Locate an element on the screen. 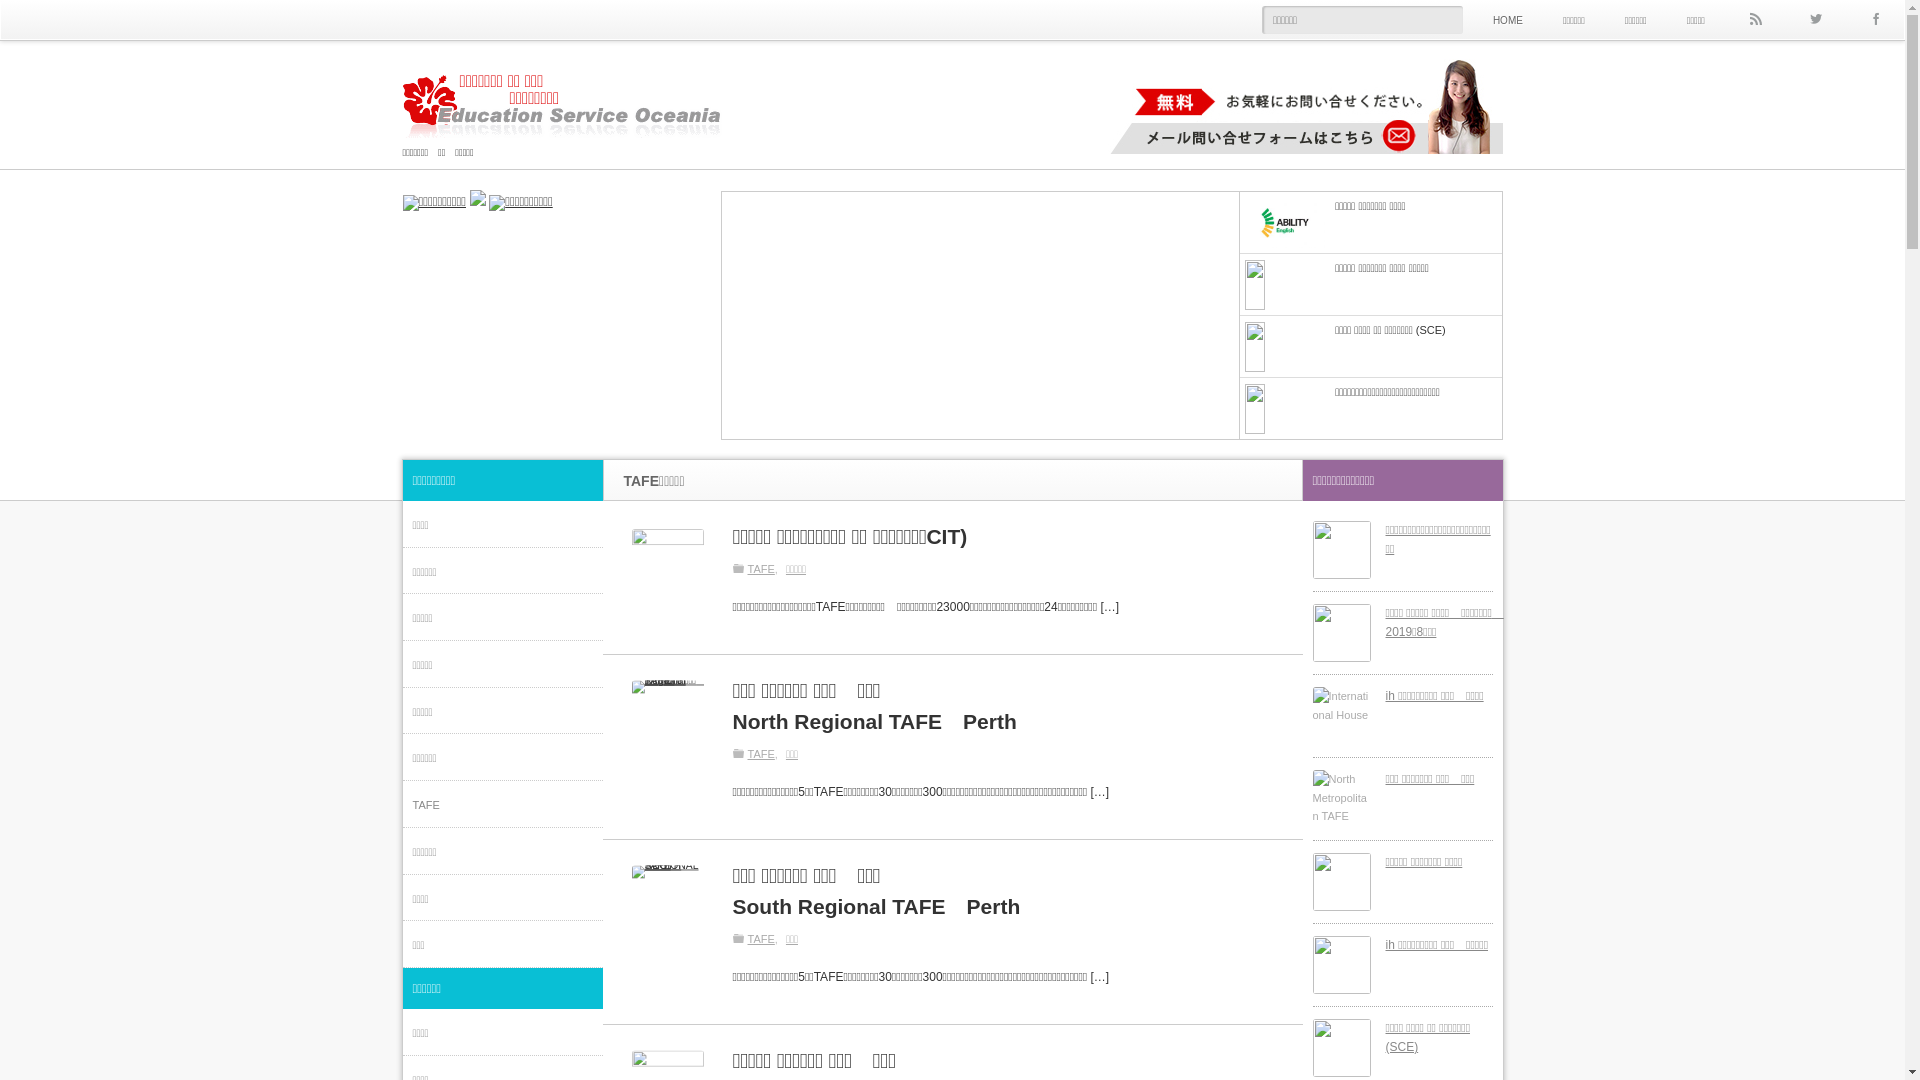  'HOME' is located at coordinates (1507, 19).